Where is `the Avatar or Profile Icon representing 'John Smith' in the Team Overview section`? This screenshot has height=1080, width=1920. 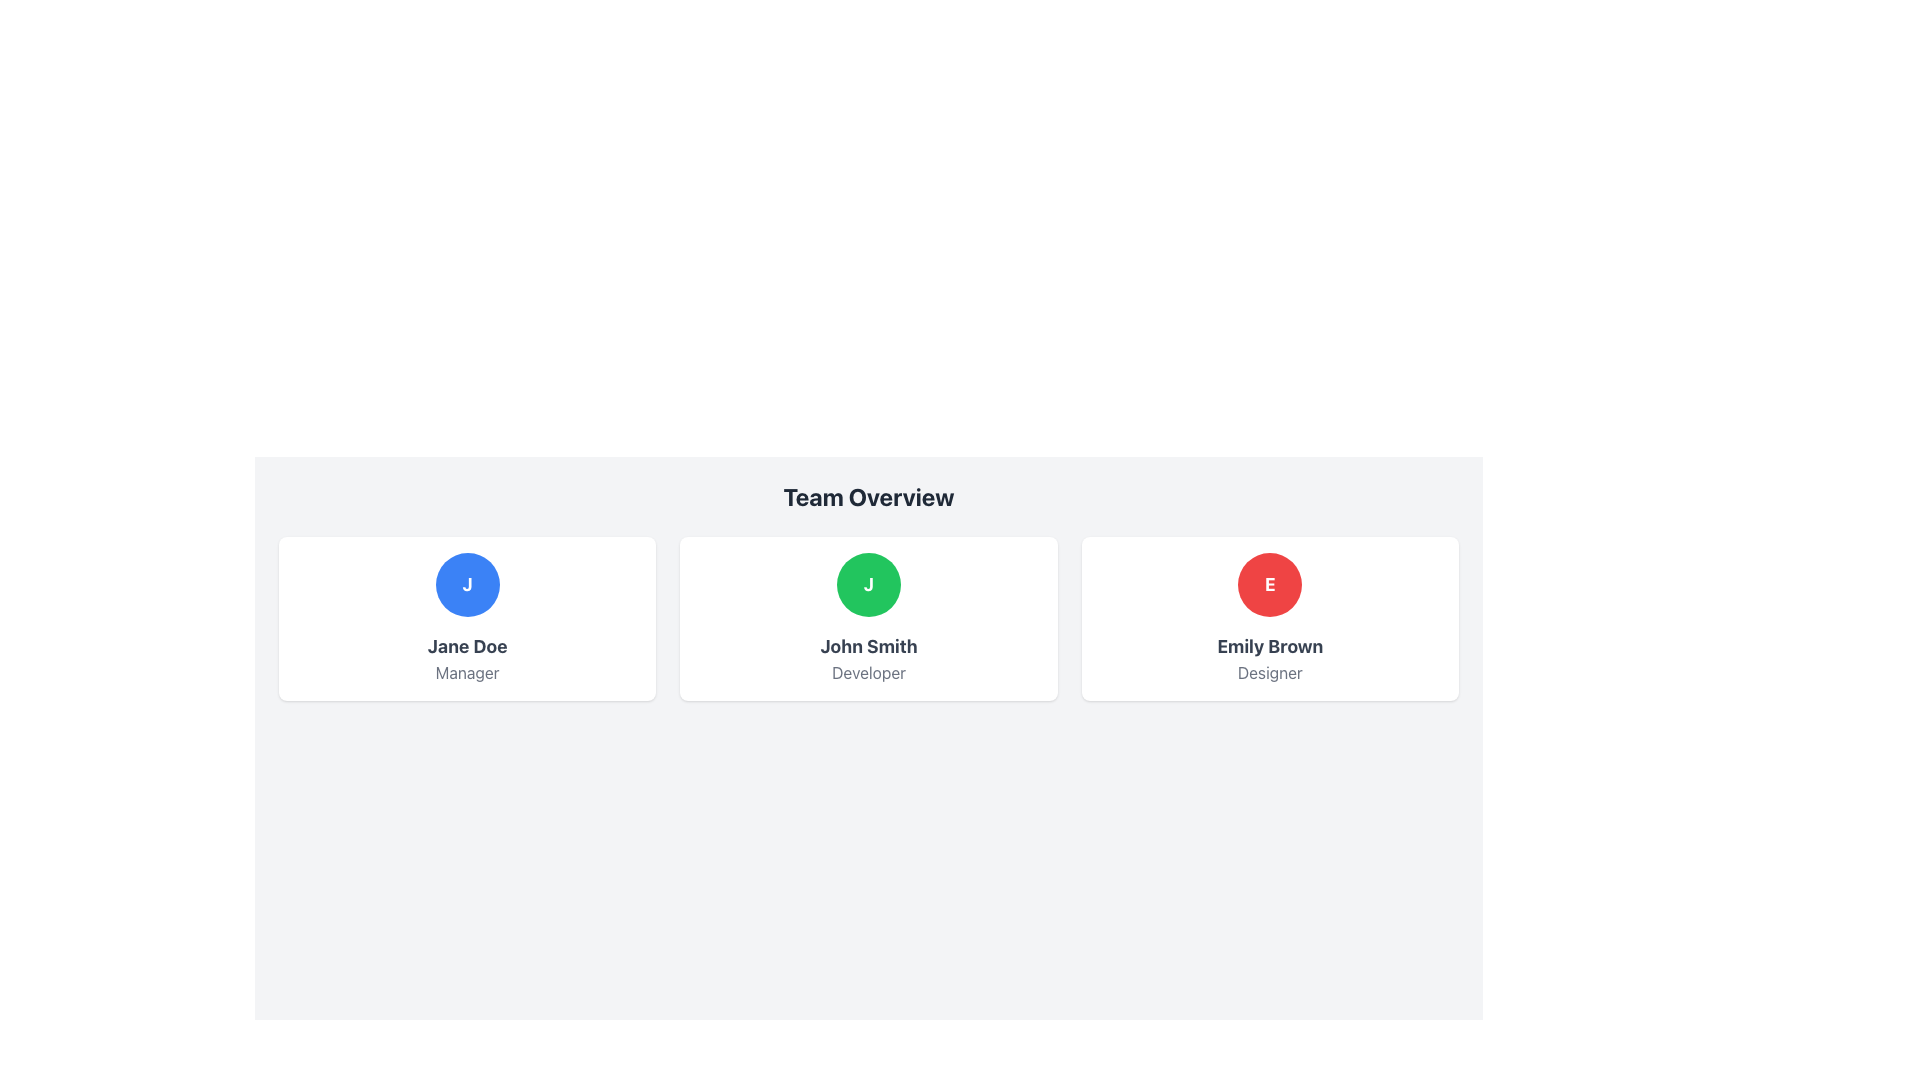
the Avatar or Profile Icon representing 'John Smith' in the Team Overview section is located at coordinates (868, 585).